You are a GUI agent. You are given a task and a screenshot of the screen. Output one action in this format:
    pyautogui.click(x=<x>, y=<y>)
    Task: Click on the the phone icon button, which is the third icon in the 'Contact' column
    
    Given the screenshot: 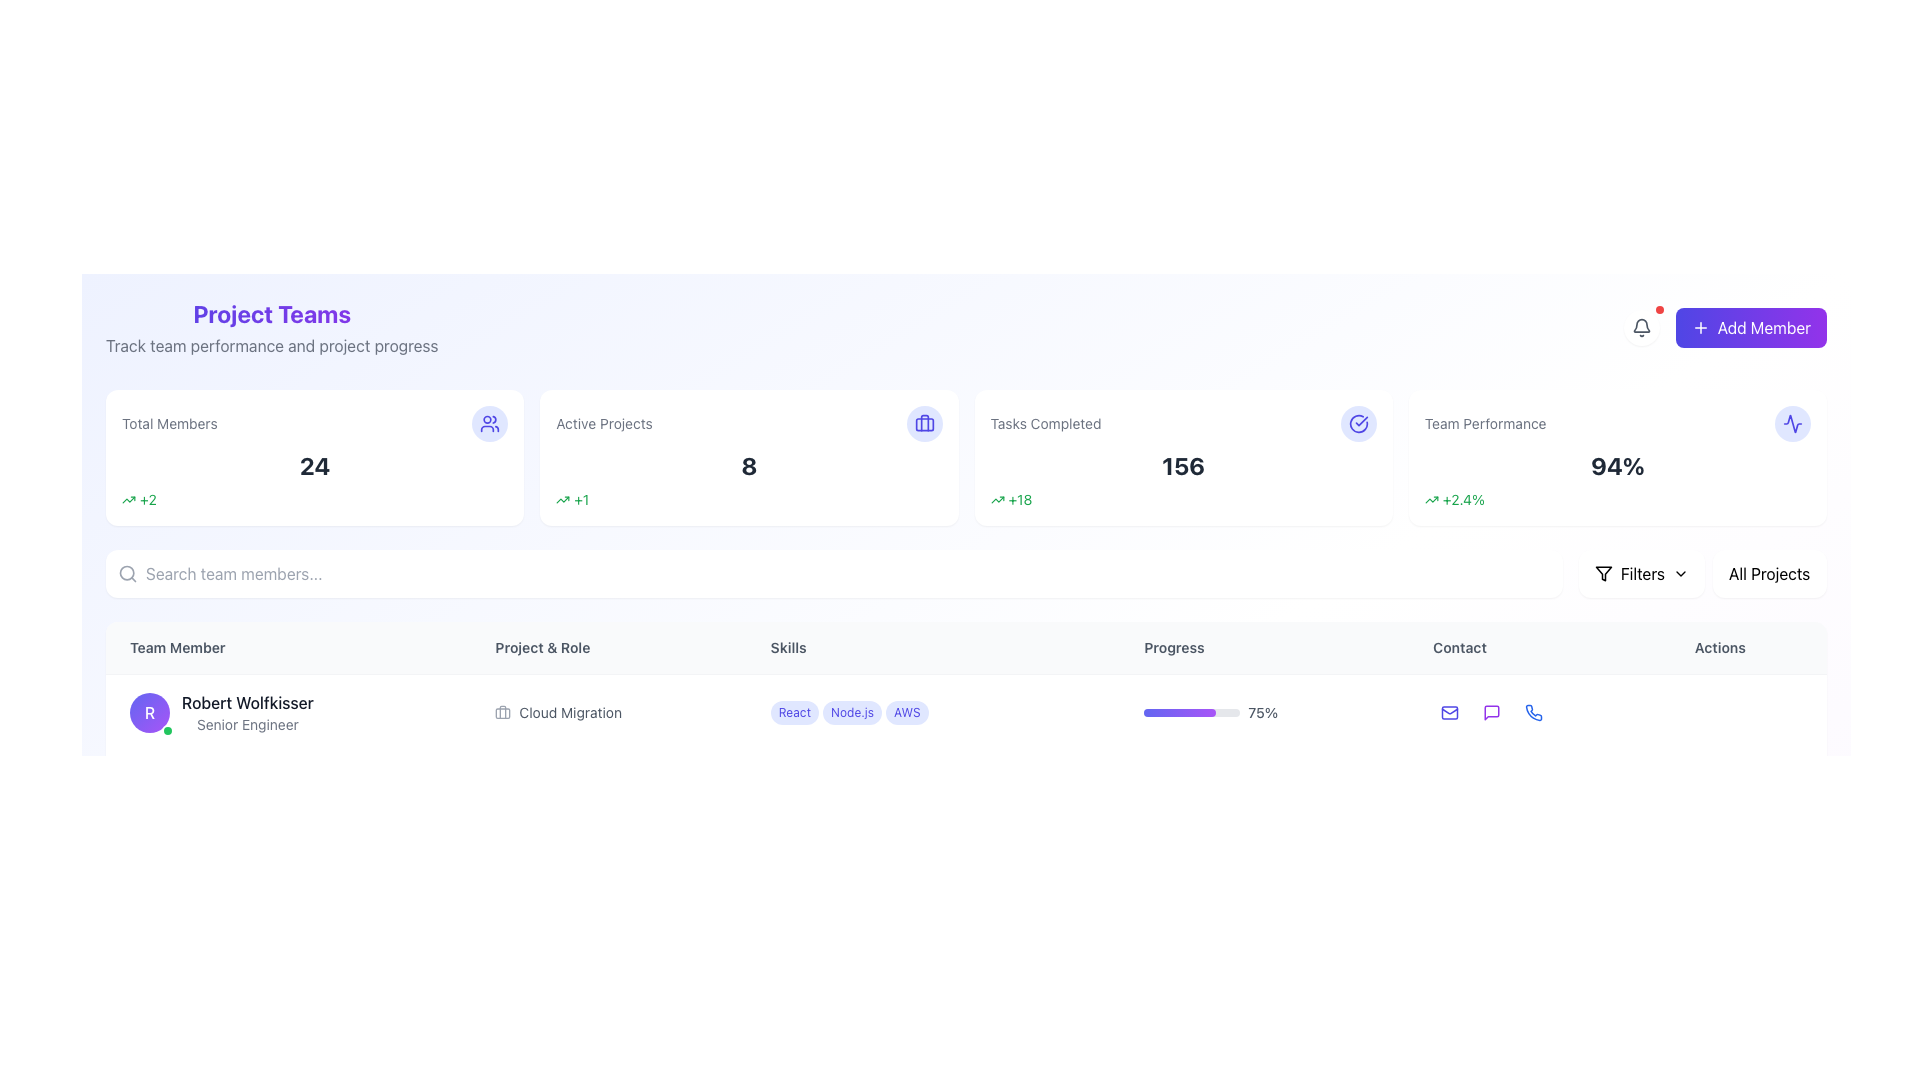 What is the action you would take?
    pyautogui.click(x=1539, y=712)
    